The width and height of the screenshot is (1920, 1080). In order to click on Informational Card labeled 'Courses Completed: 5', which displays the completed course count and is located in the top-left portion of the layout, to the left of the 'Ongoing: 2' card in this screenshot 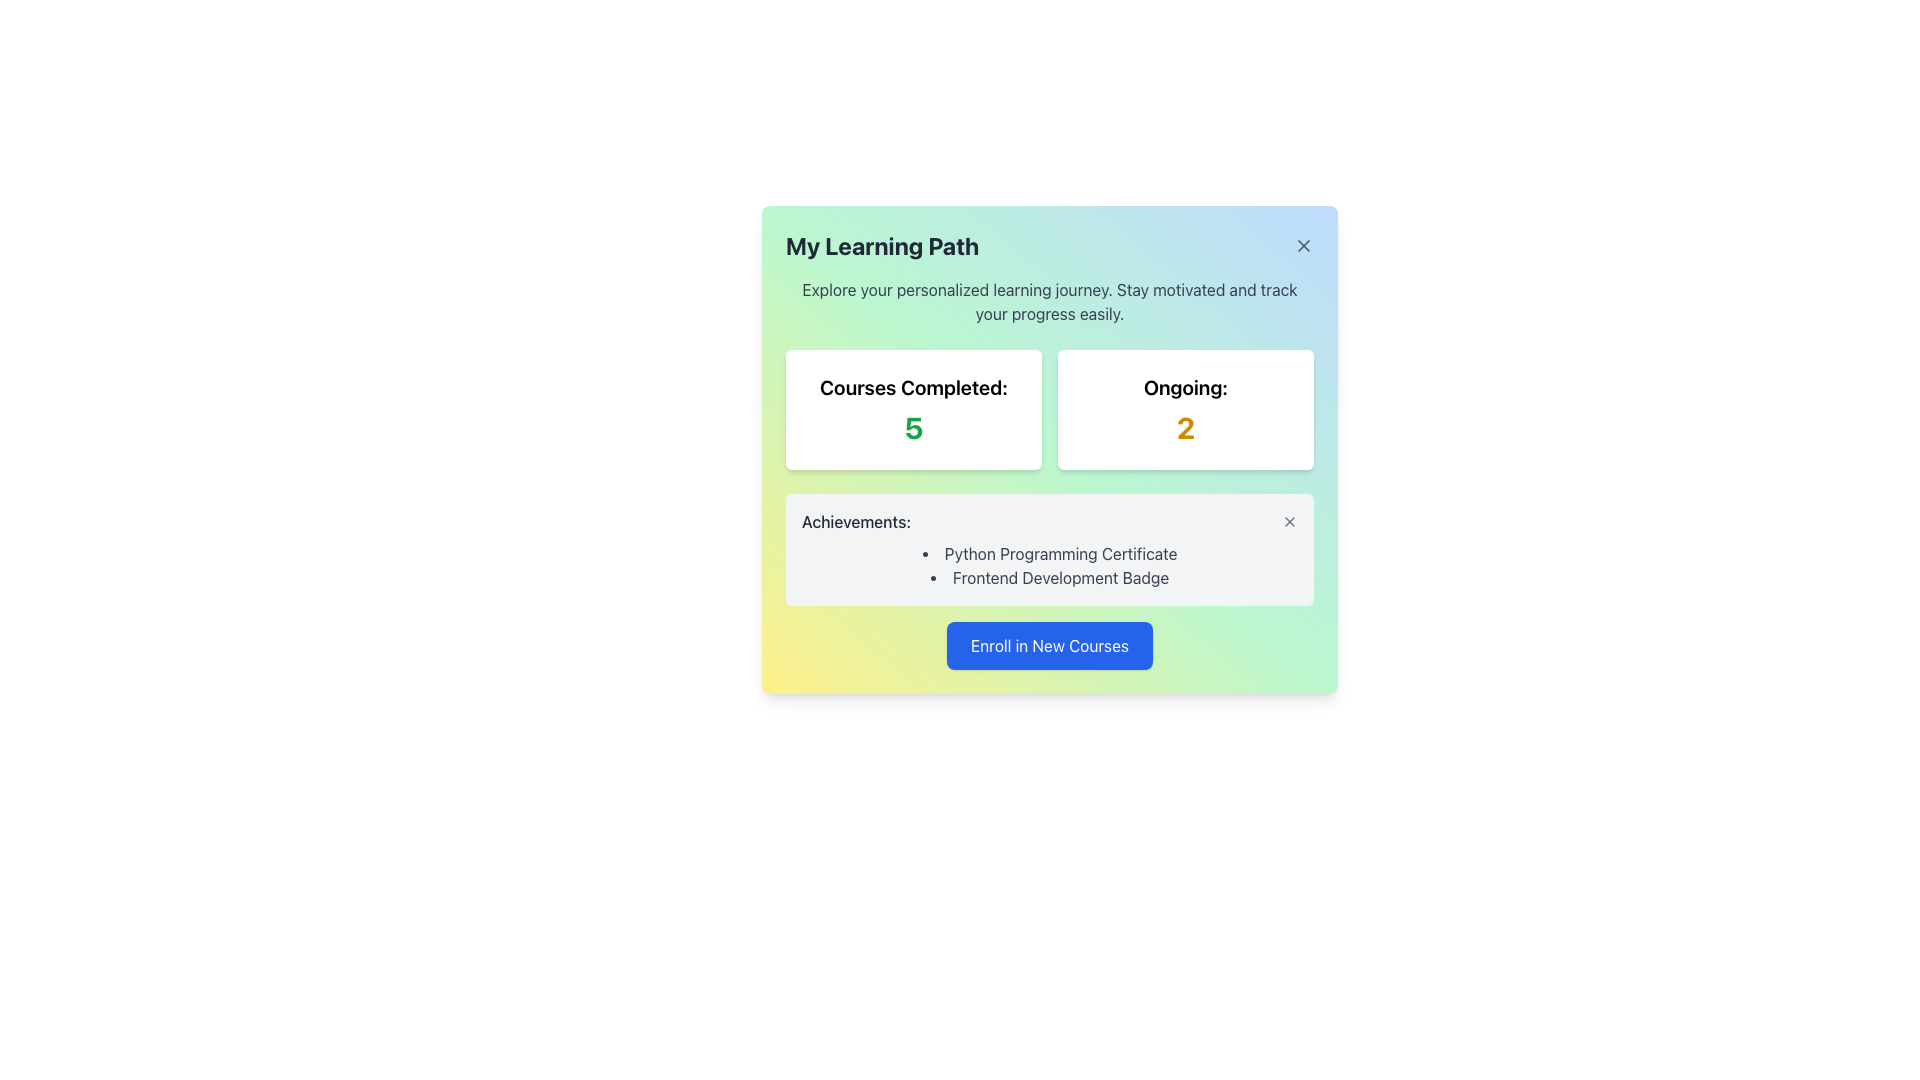, I will do `click(912, 408)`.